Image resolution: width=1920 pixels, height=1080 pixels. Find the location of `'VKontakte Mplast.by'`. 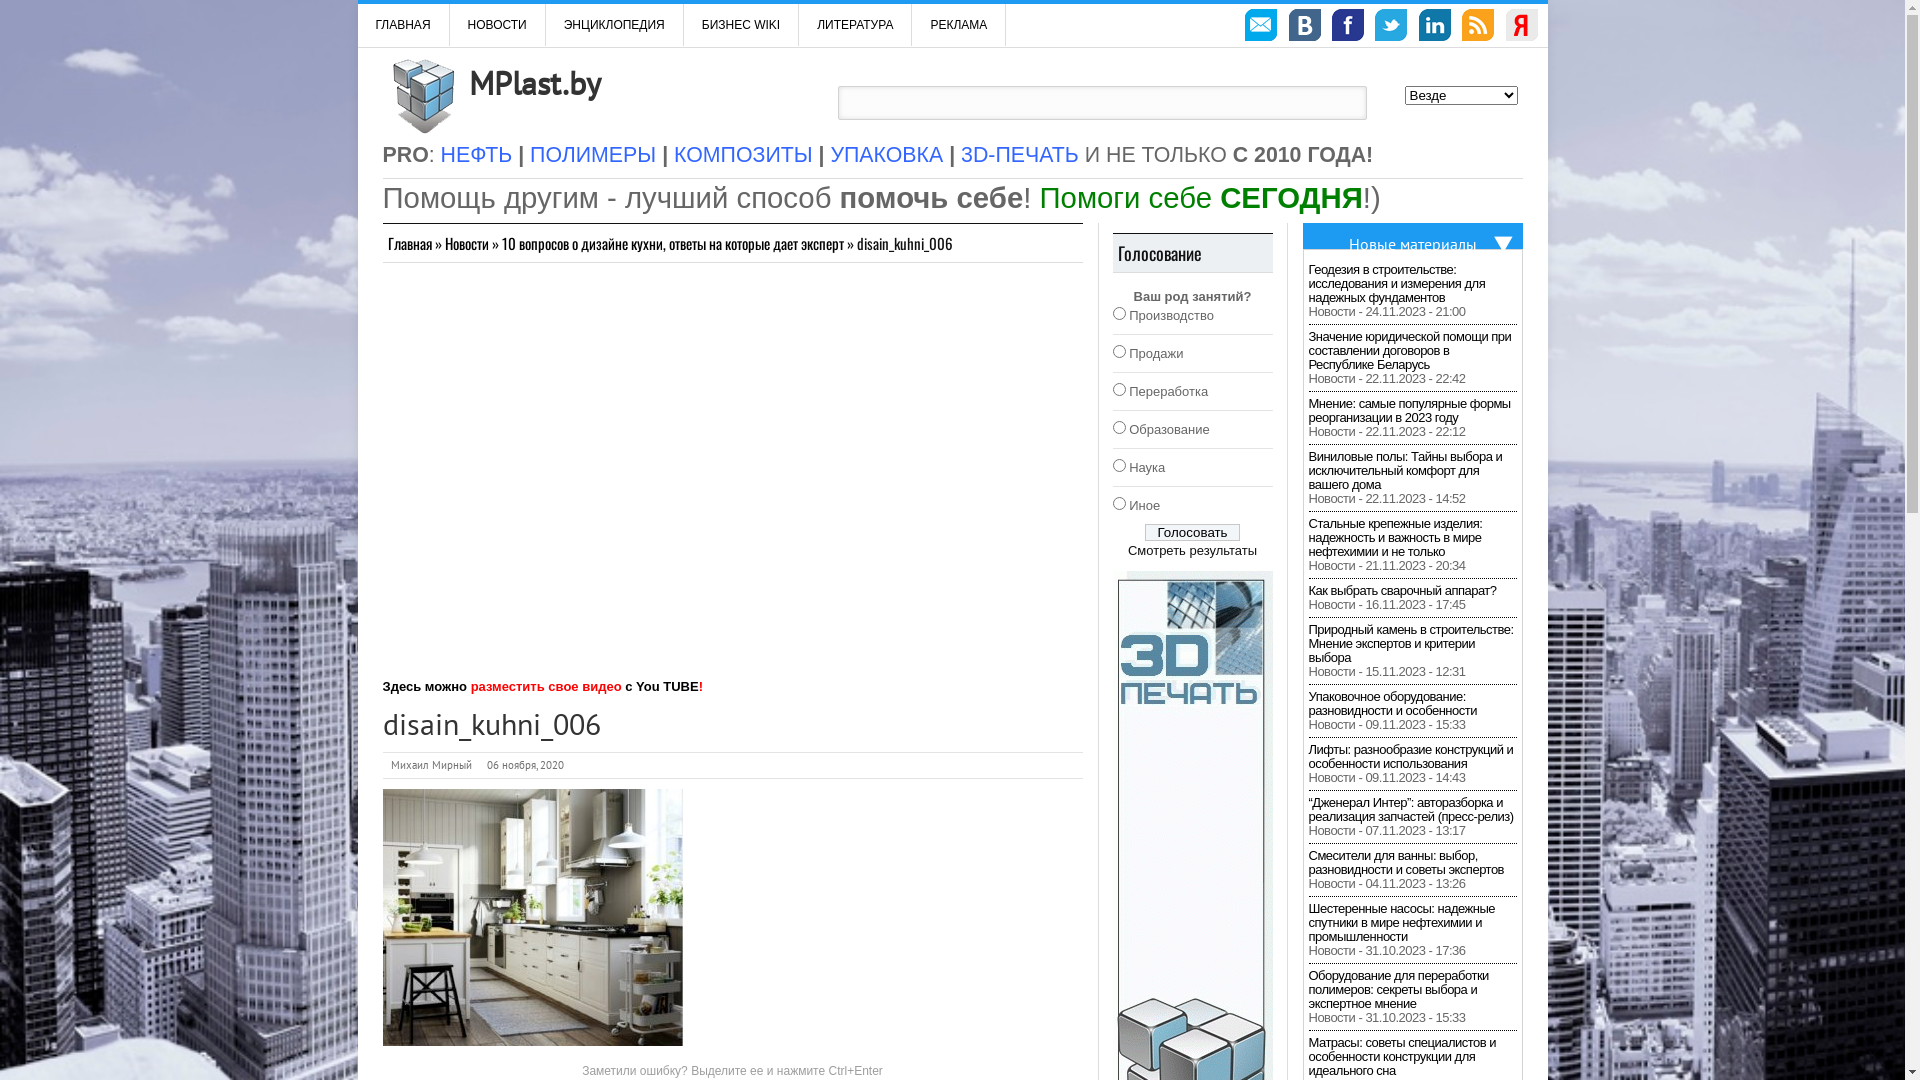

'VKontakte Mplast.by' is located at coordinates (1305, 27).